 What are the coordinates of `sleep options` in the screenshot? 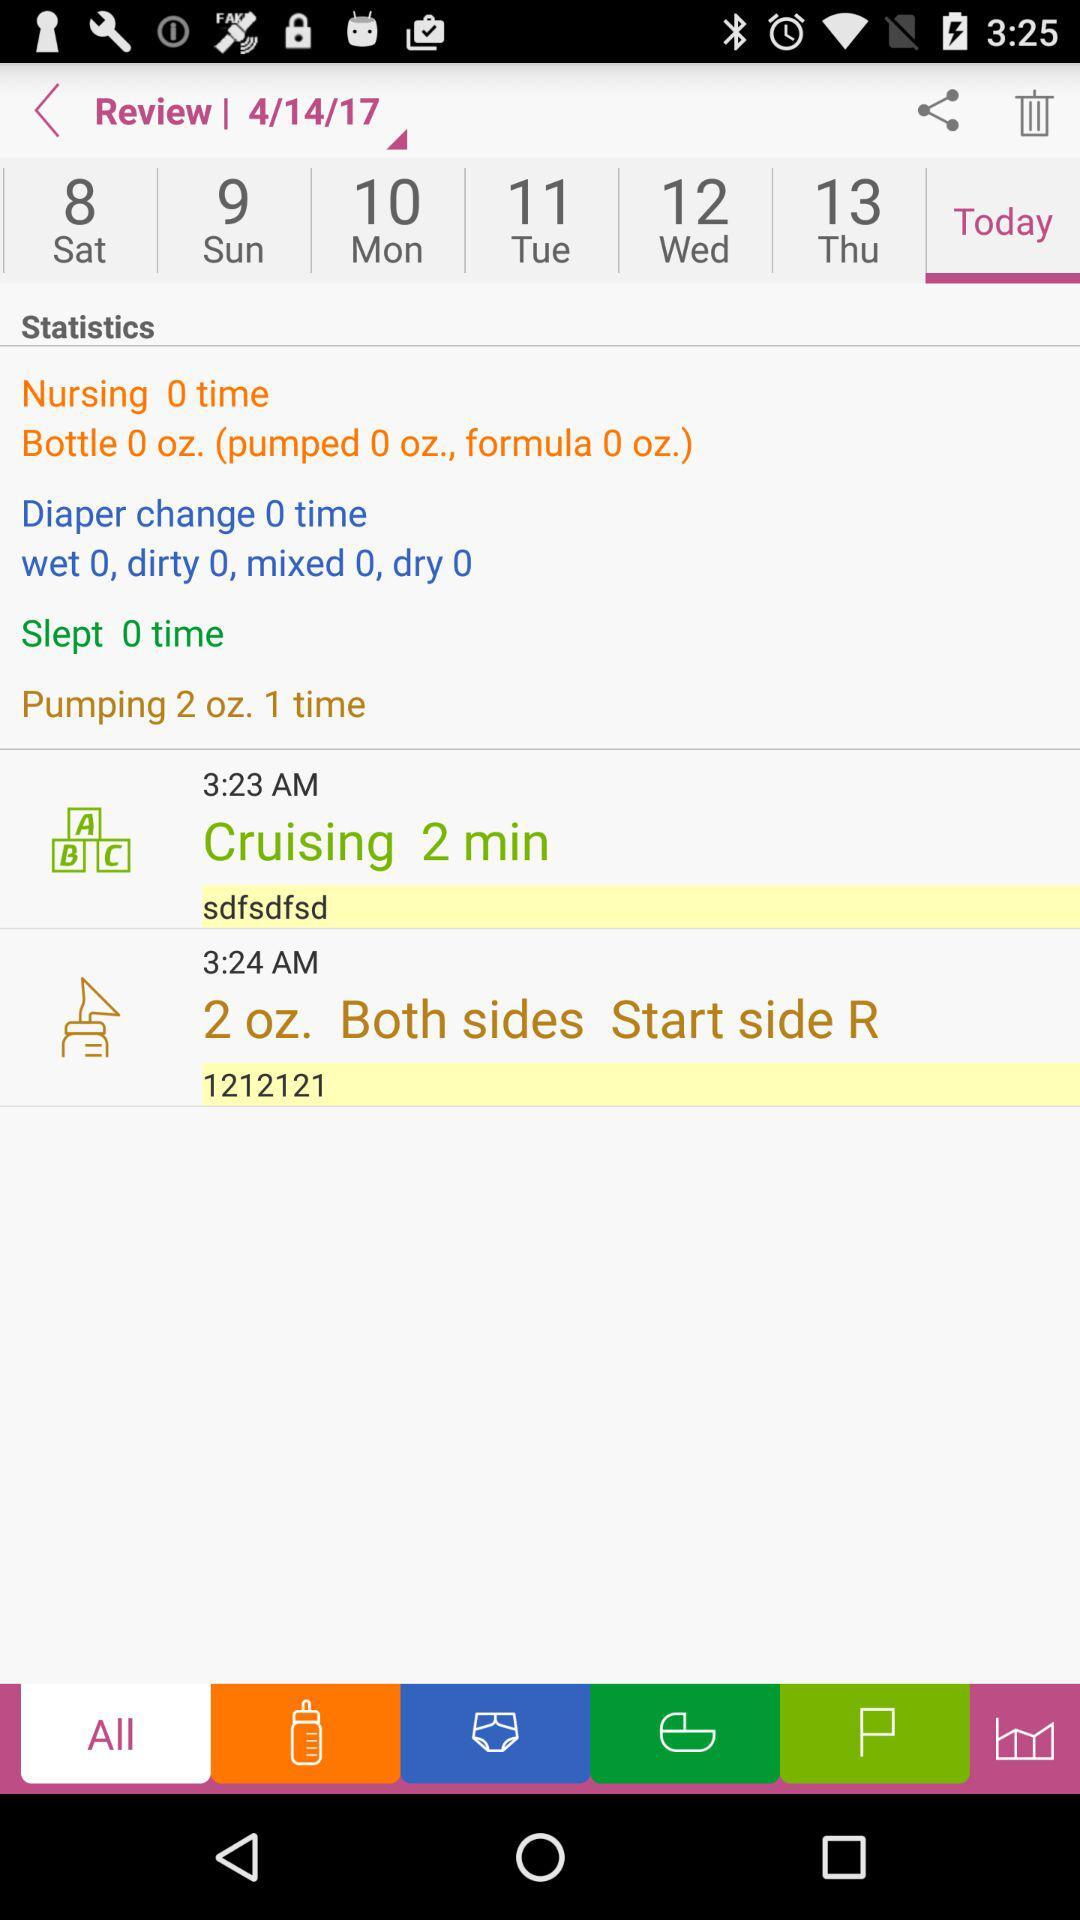 It's located at (684, 1737).